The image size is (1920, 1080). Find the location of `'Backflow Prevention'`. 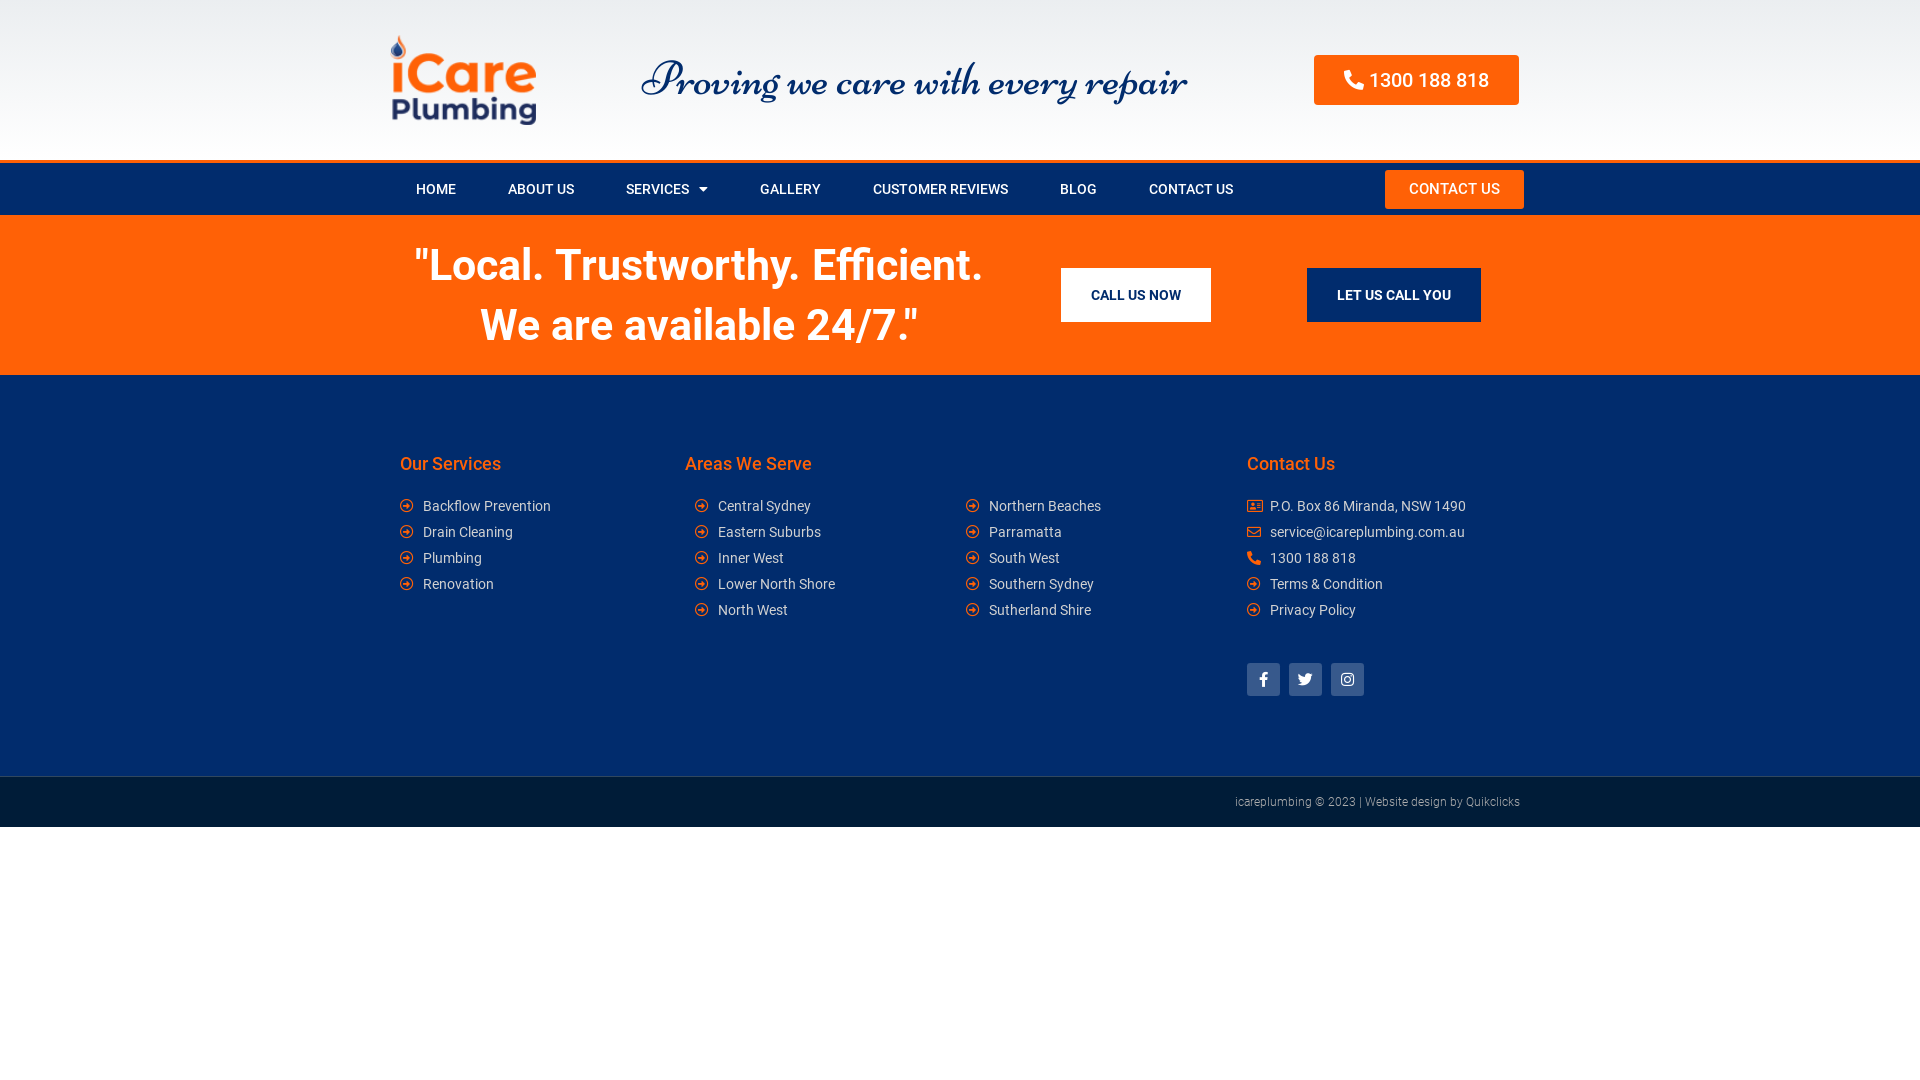

'Backflow Prevention' is located at coordinates (492, 504).